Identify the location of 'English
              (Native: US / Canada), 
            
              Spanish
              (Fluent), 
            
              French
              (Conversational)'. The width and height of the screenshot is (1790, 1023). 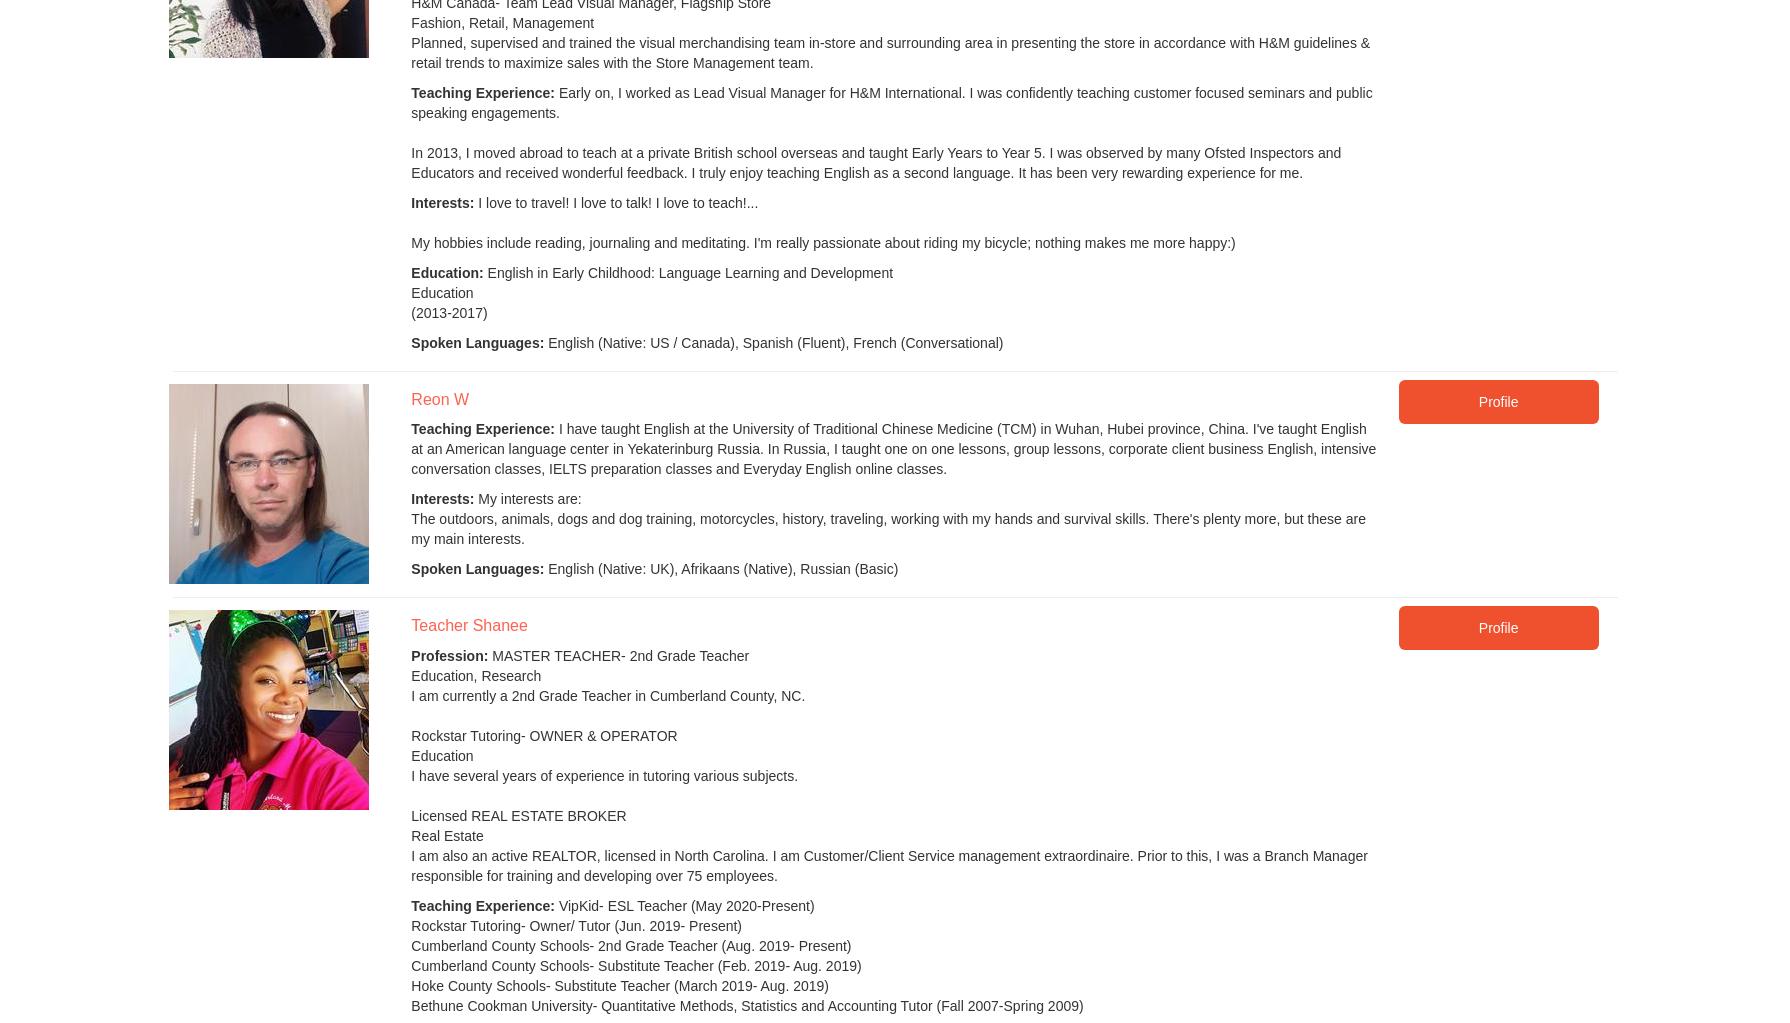
(542, 343).